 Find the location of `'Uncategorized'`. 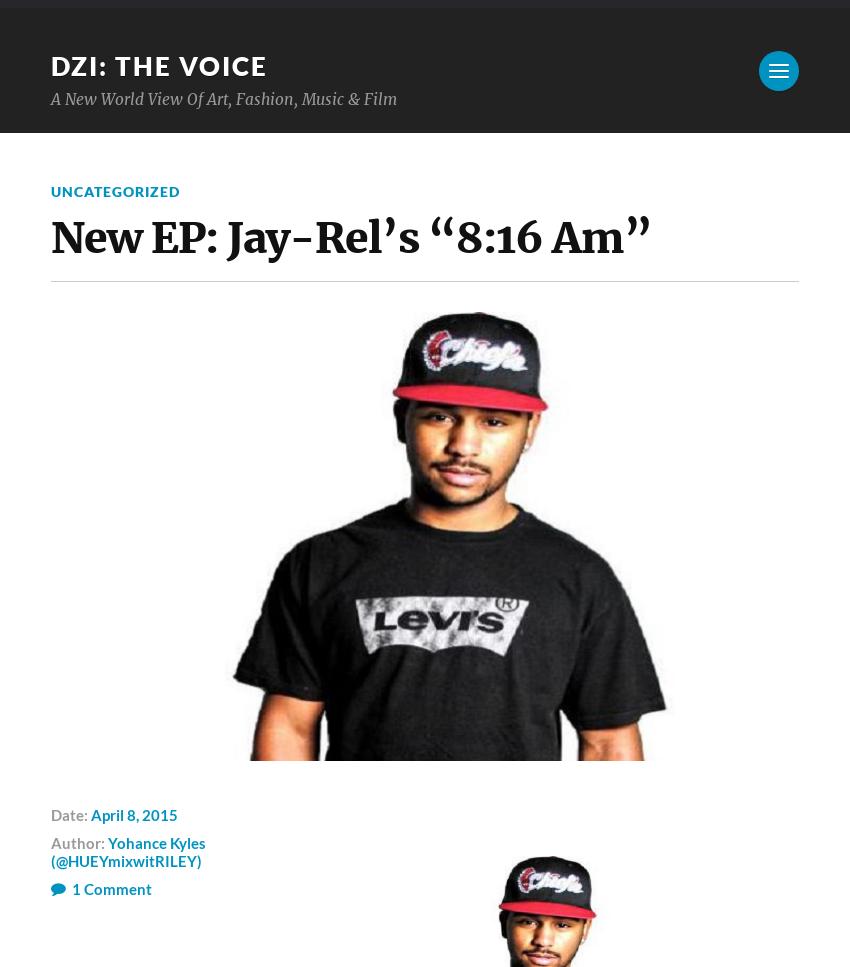

'Uncategorized' is located at coordinates (114, 190).